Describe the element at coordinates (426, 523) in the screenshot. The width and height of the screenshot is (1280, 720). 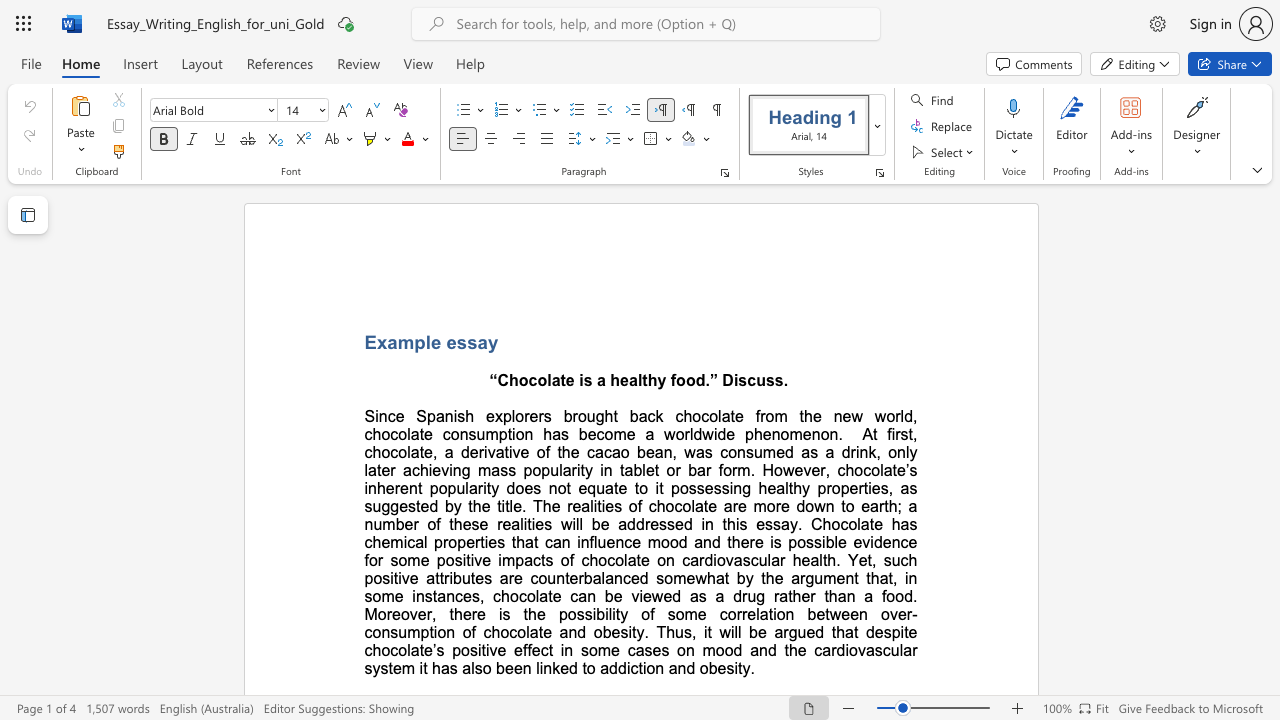
I see `the subset text "of these realities will be addressed in this essay. Chocolate has c" within the text "healthy properties, as suggested by the title. The realities of chocolate are more down to earth; a number of these realities will be addressed in this essay. Chocolate has chemical properties that can influence mood and there is"` at that location.